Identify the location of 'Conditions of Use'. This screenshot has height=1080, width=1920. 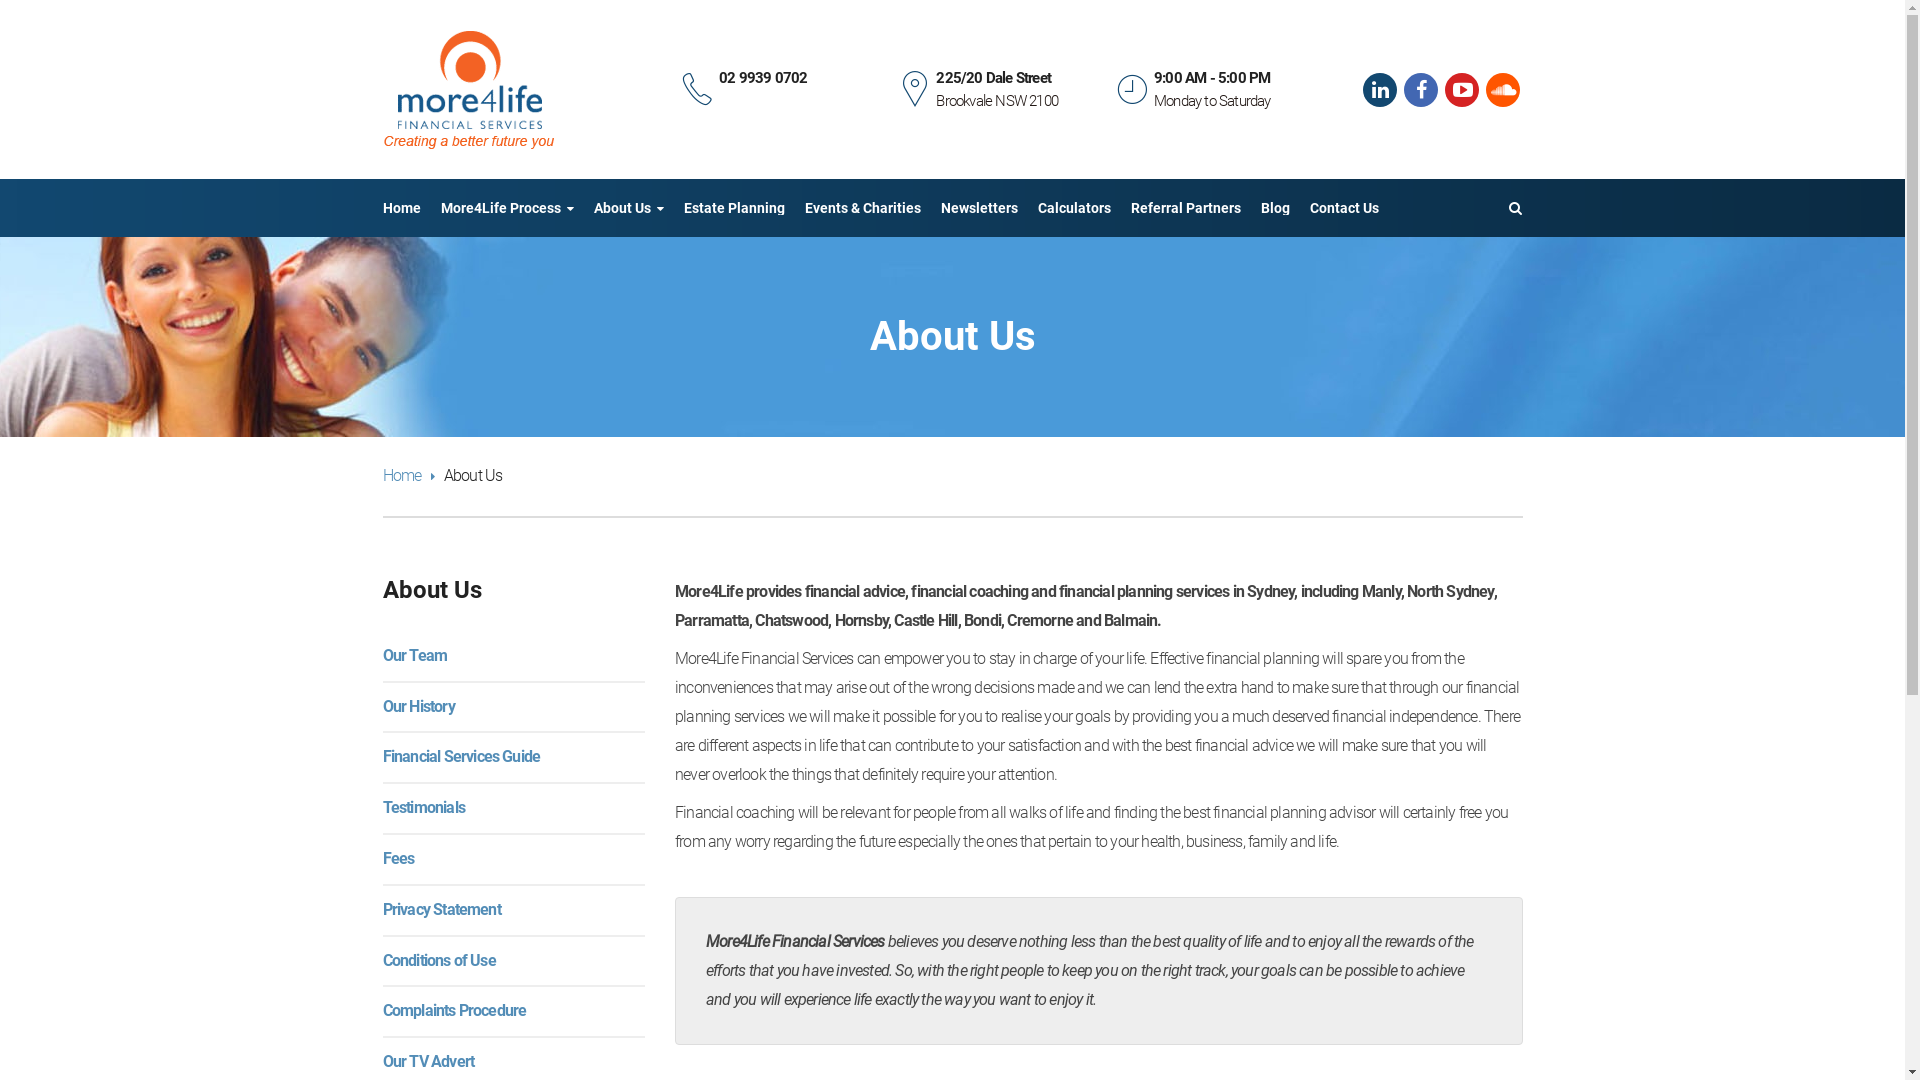
(437, 959).